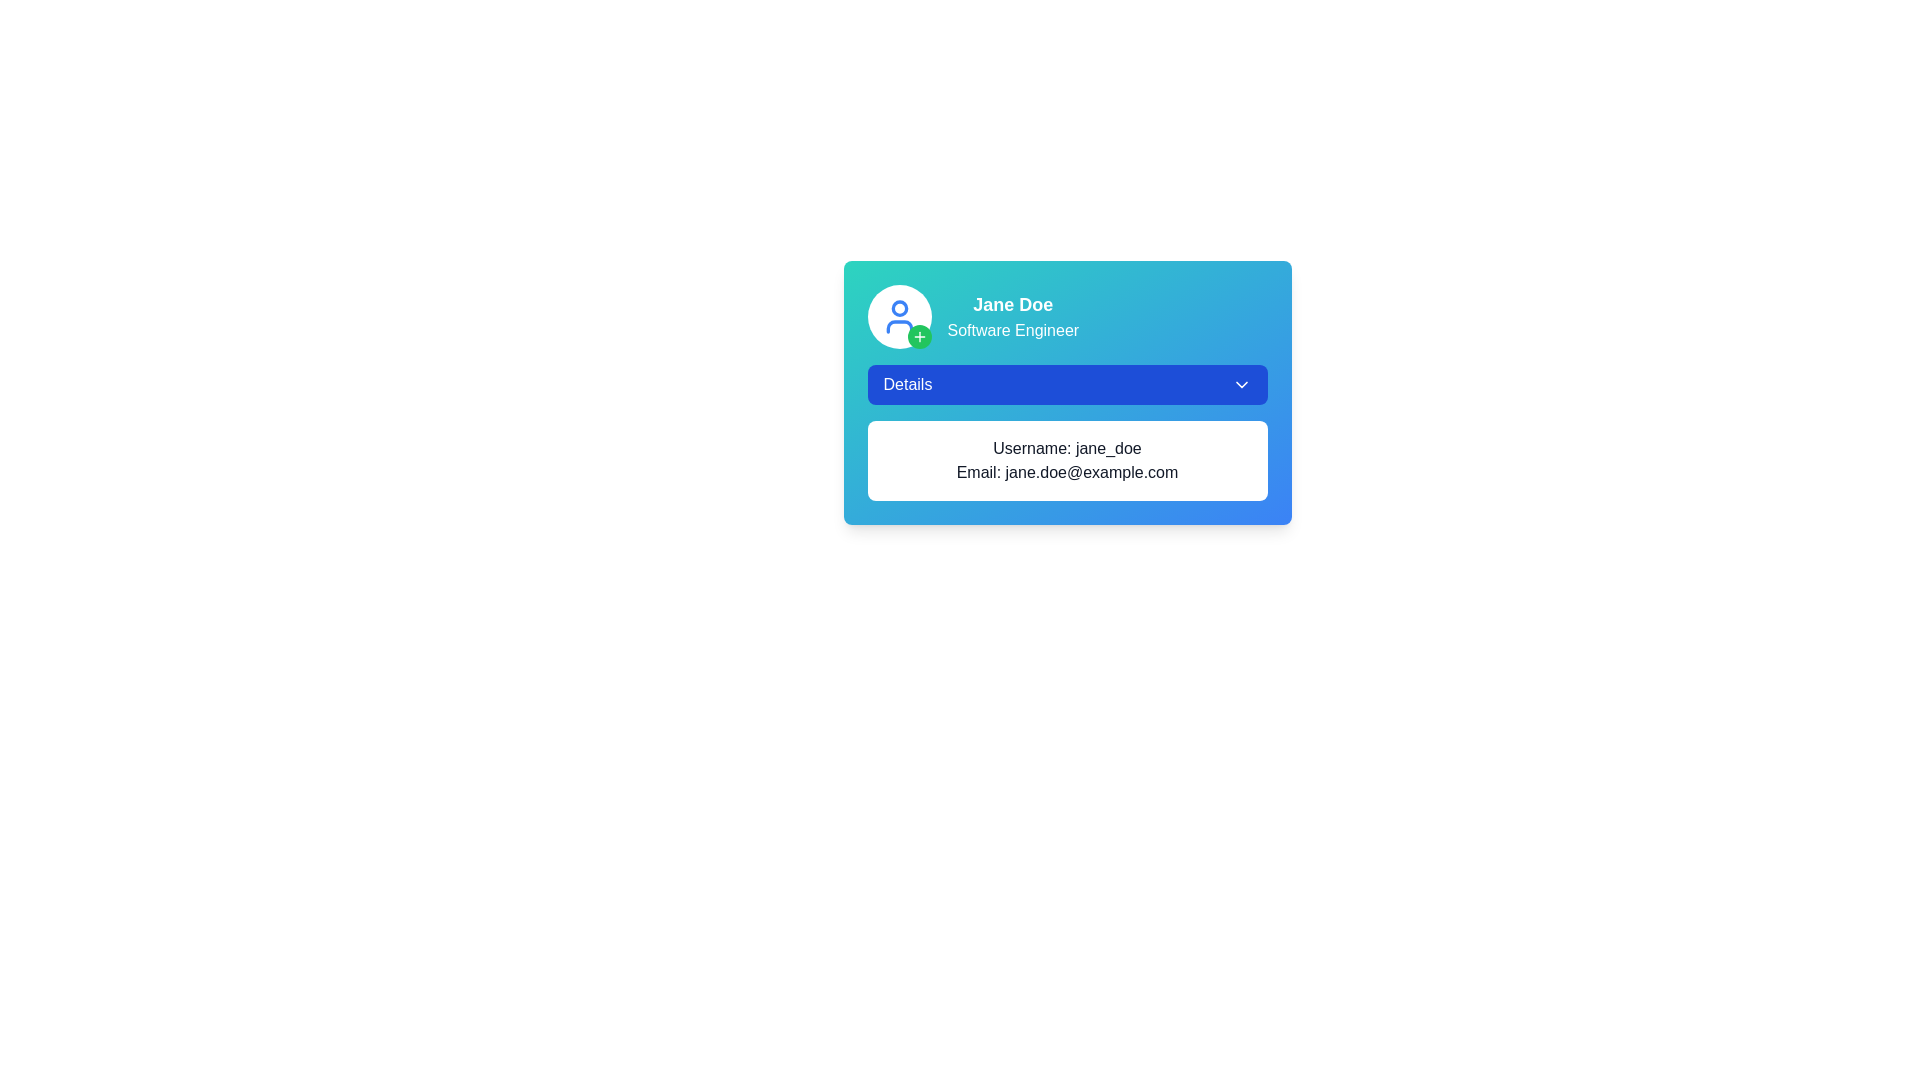 Image resolution: width=1920 pixels, height=1080 pixels. Describe the element at coordinates (898, 308) in the screenshot. I see `the small circle element that resembles the head of a user icon, which is located at the top-center of the user profile graphical representation` at that location.